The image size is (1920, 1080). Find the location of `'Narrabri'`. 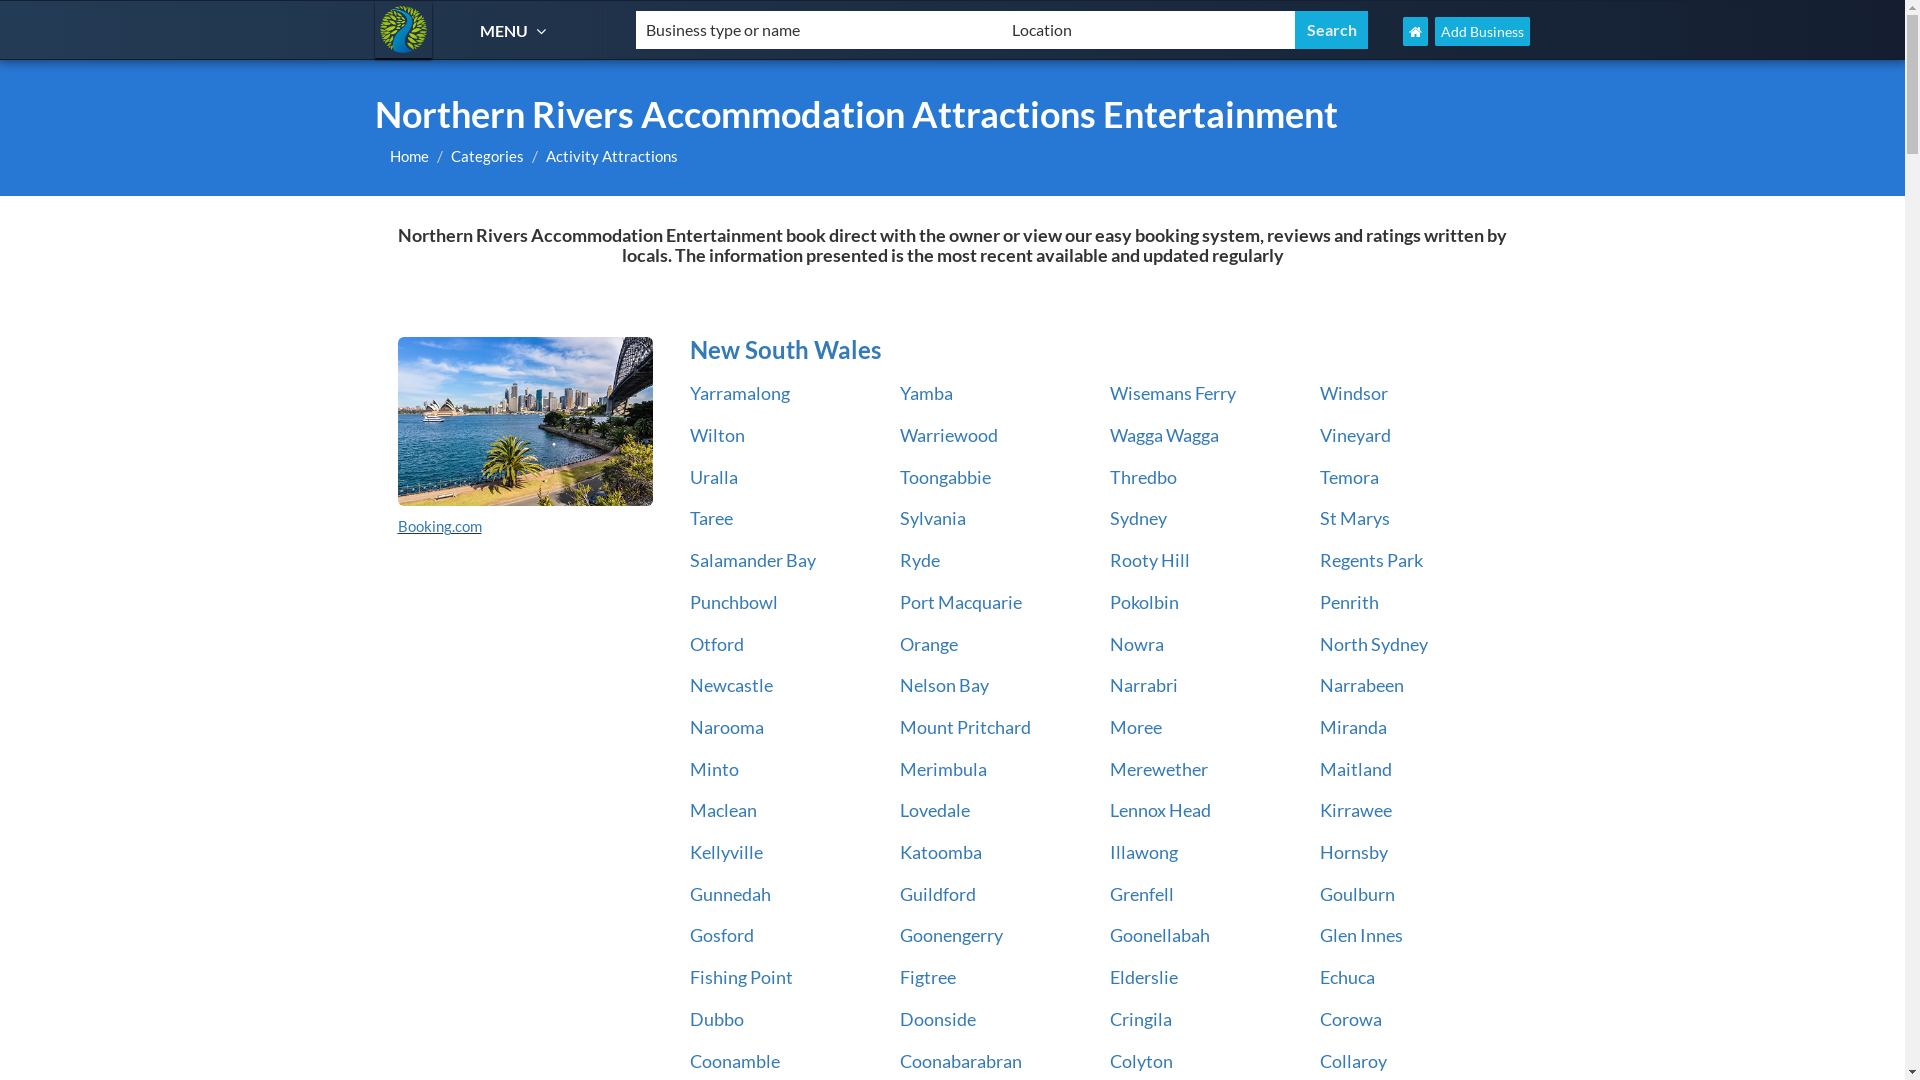

'Narrabri' is located at coordinates (1108, 684).